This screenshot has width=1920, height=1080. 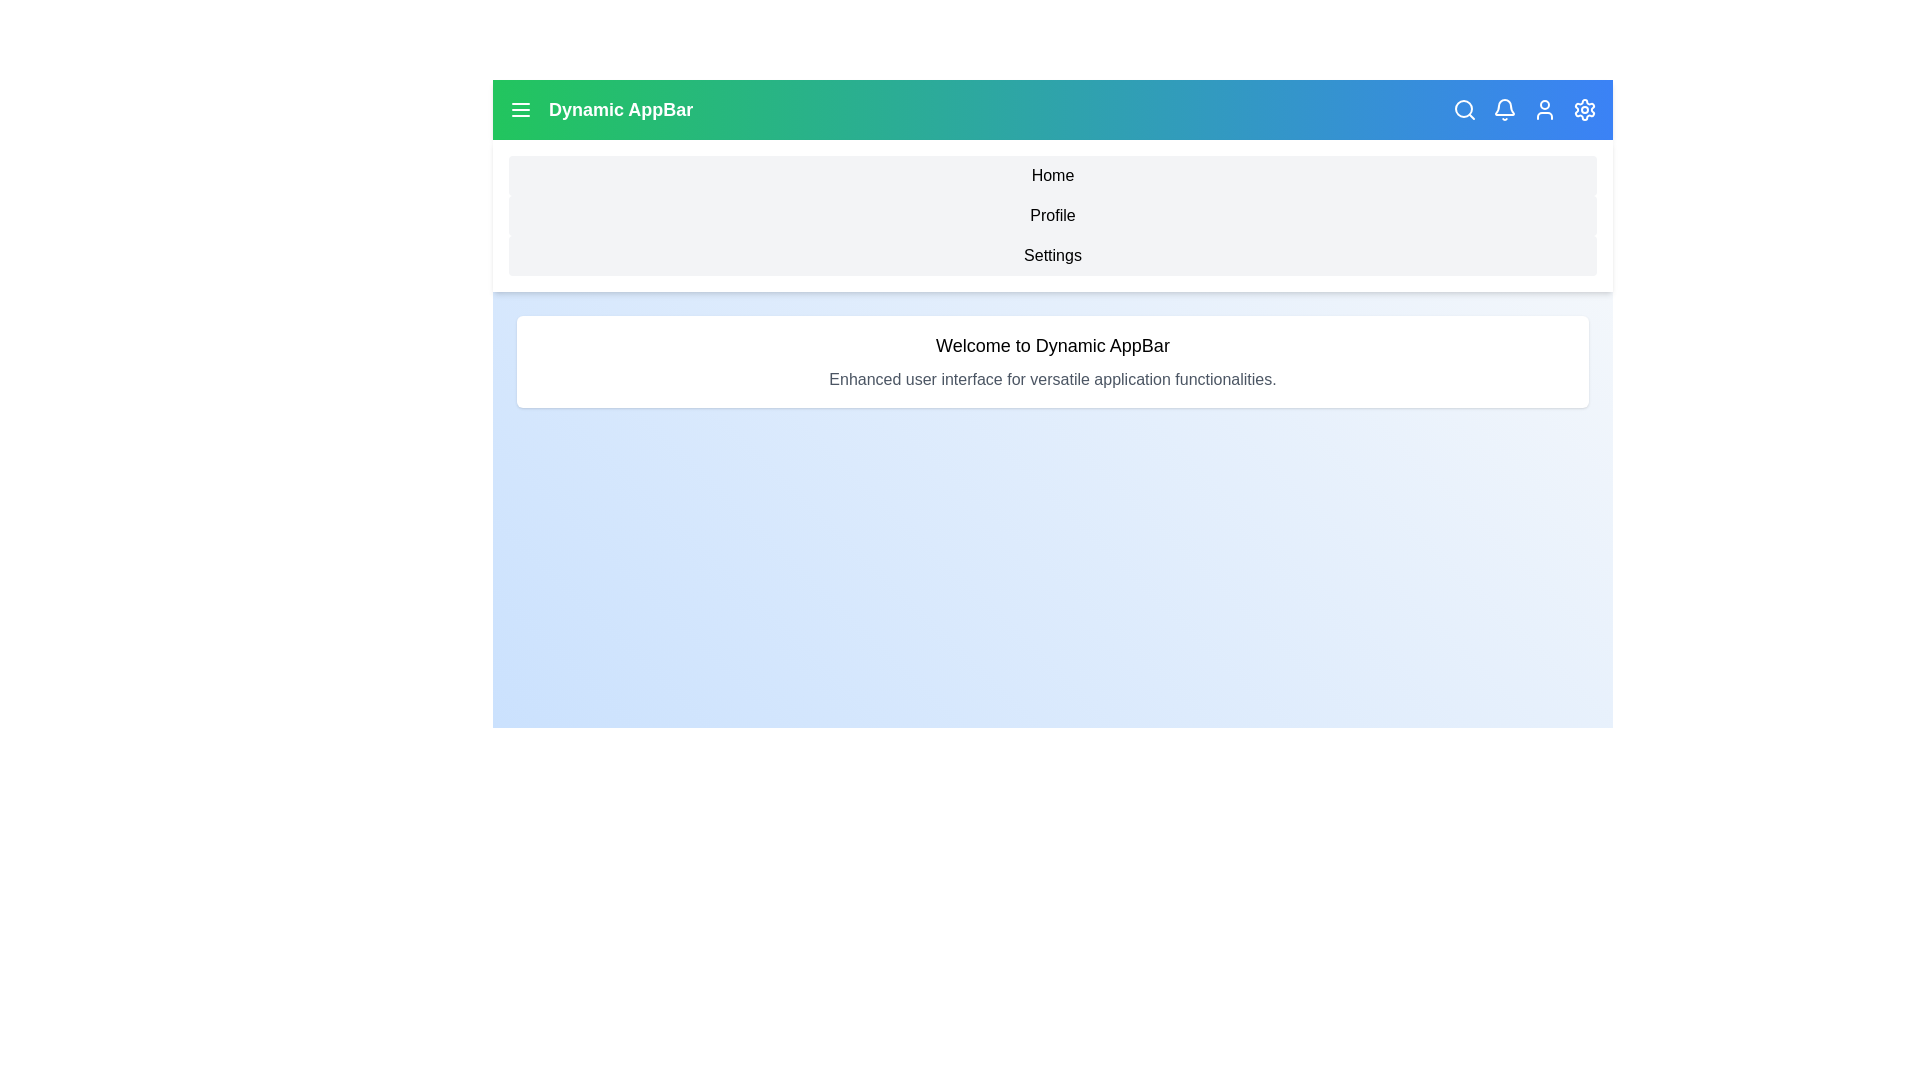 I want to click on the search icon in the app bar, so click(x=1464, y=110).